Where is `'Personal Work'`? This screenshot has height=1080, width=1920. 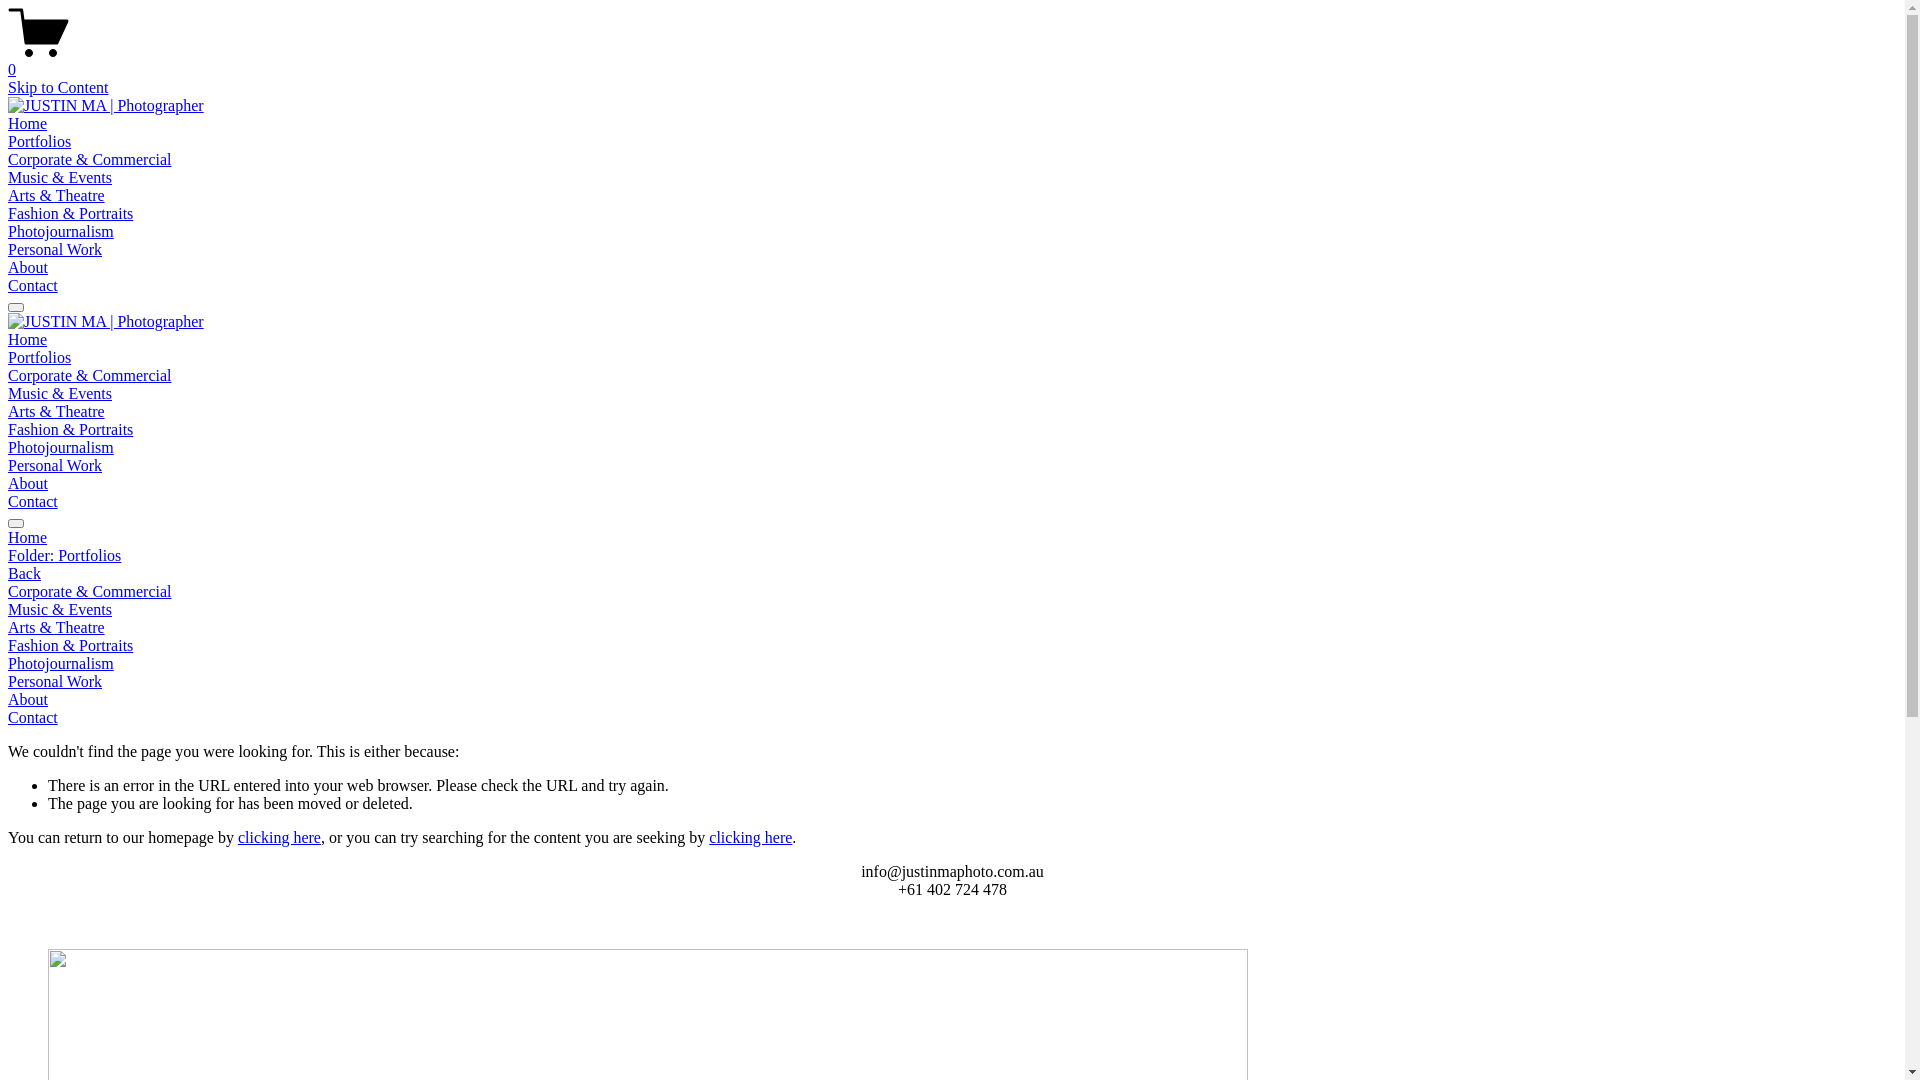 'Personal Work' is located at coordinates (54, 465).